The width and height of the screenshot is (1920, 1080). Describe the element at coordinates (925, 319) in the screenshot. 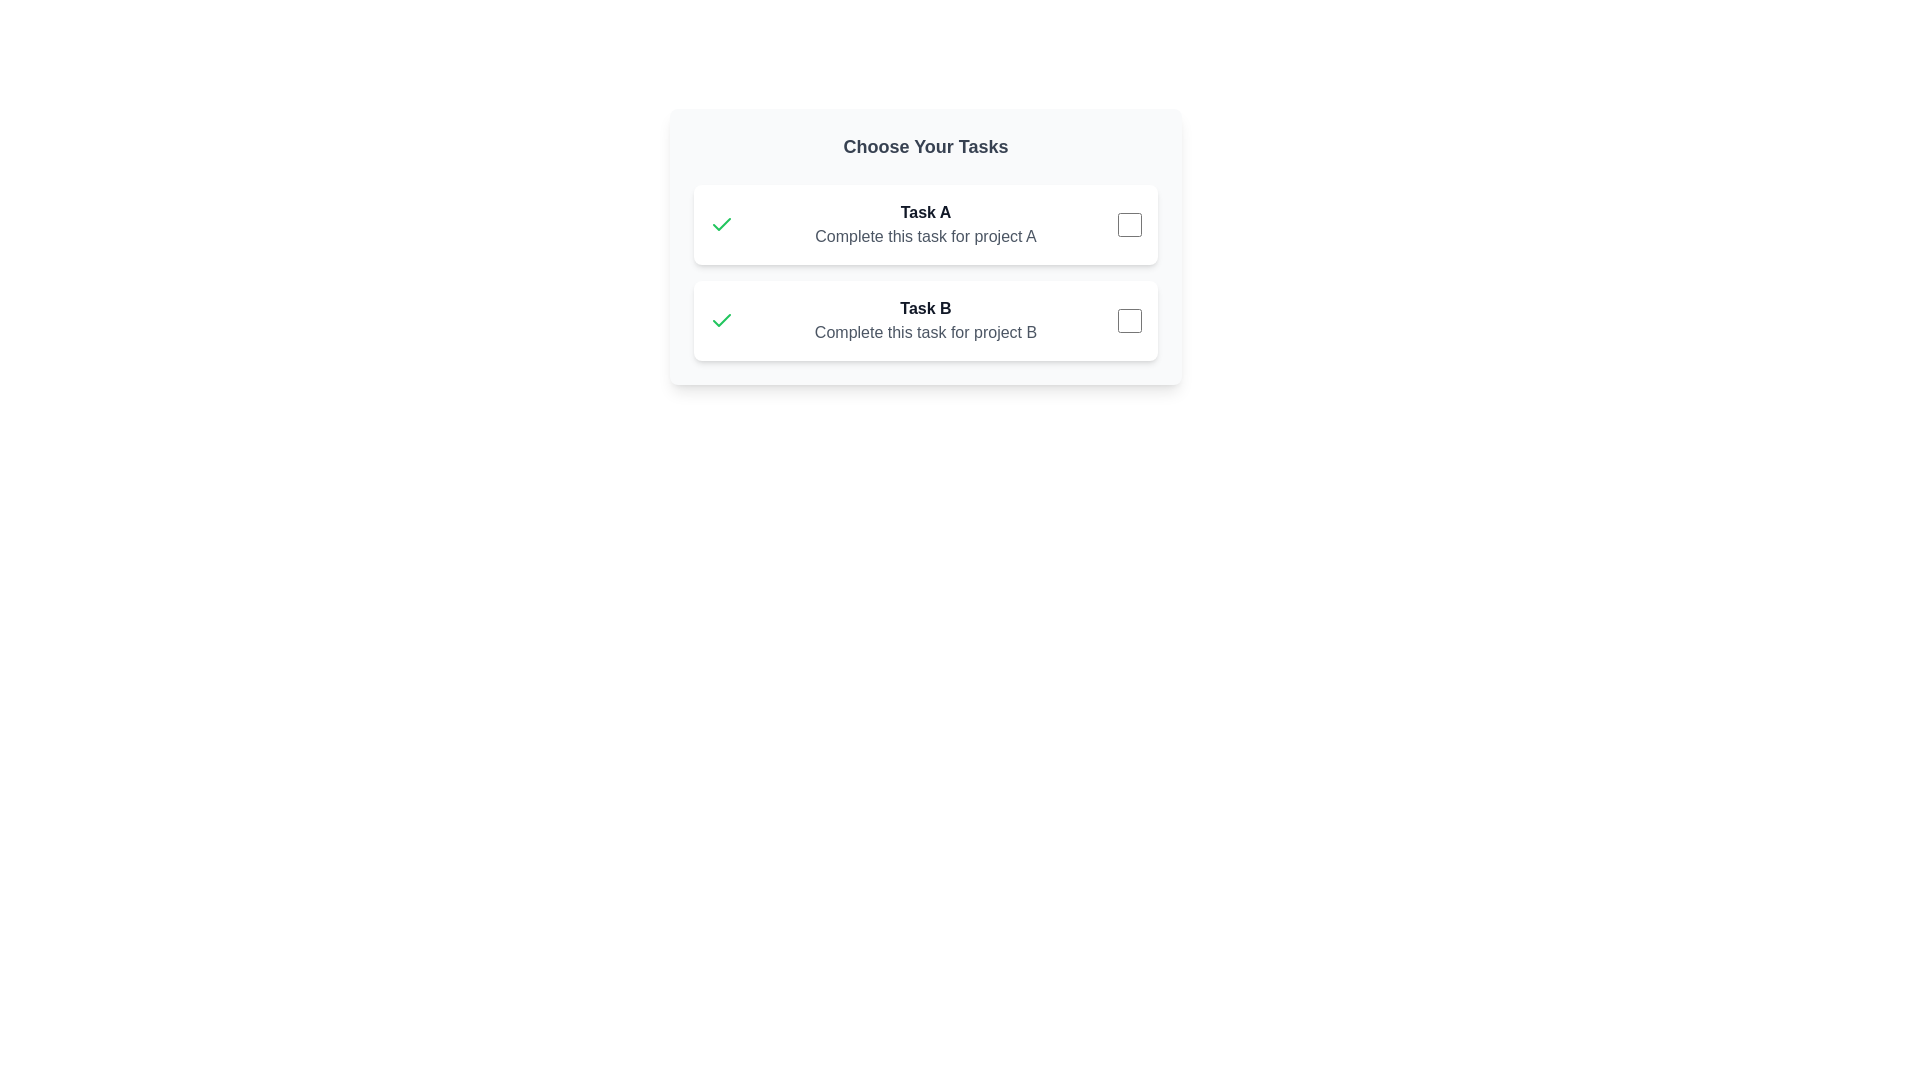

I see `the second Task card in the To-Do list` at that location.